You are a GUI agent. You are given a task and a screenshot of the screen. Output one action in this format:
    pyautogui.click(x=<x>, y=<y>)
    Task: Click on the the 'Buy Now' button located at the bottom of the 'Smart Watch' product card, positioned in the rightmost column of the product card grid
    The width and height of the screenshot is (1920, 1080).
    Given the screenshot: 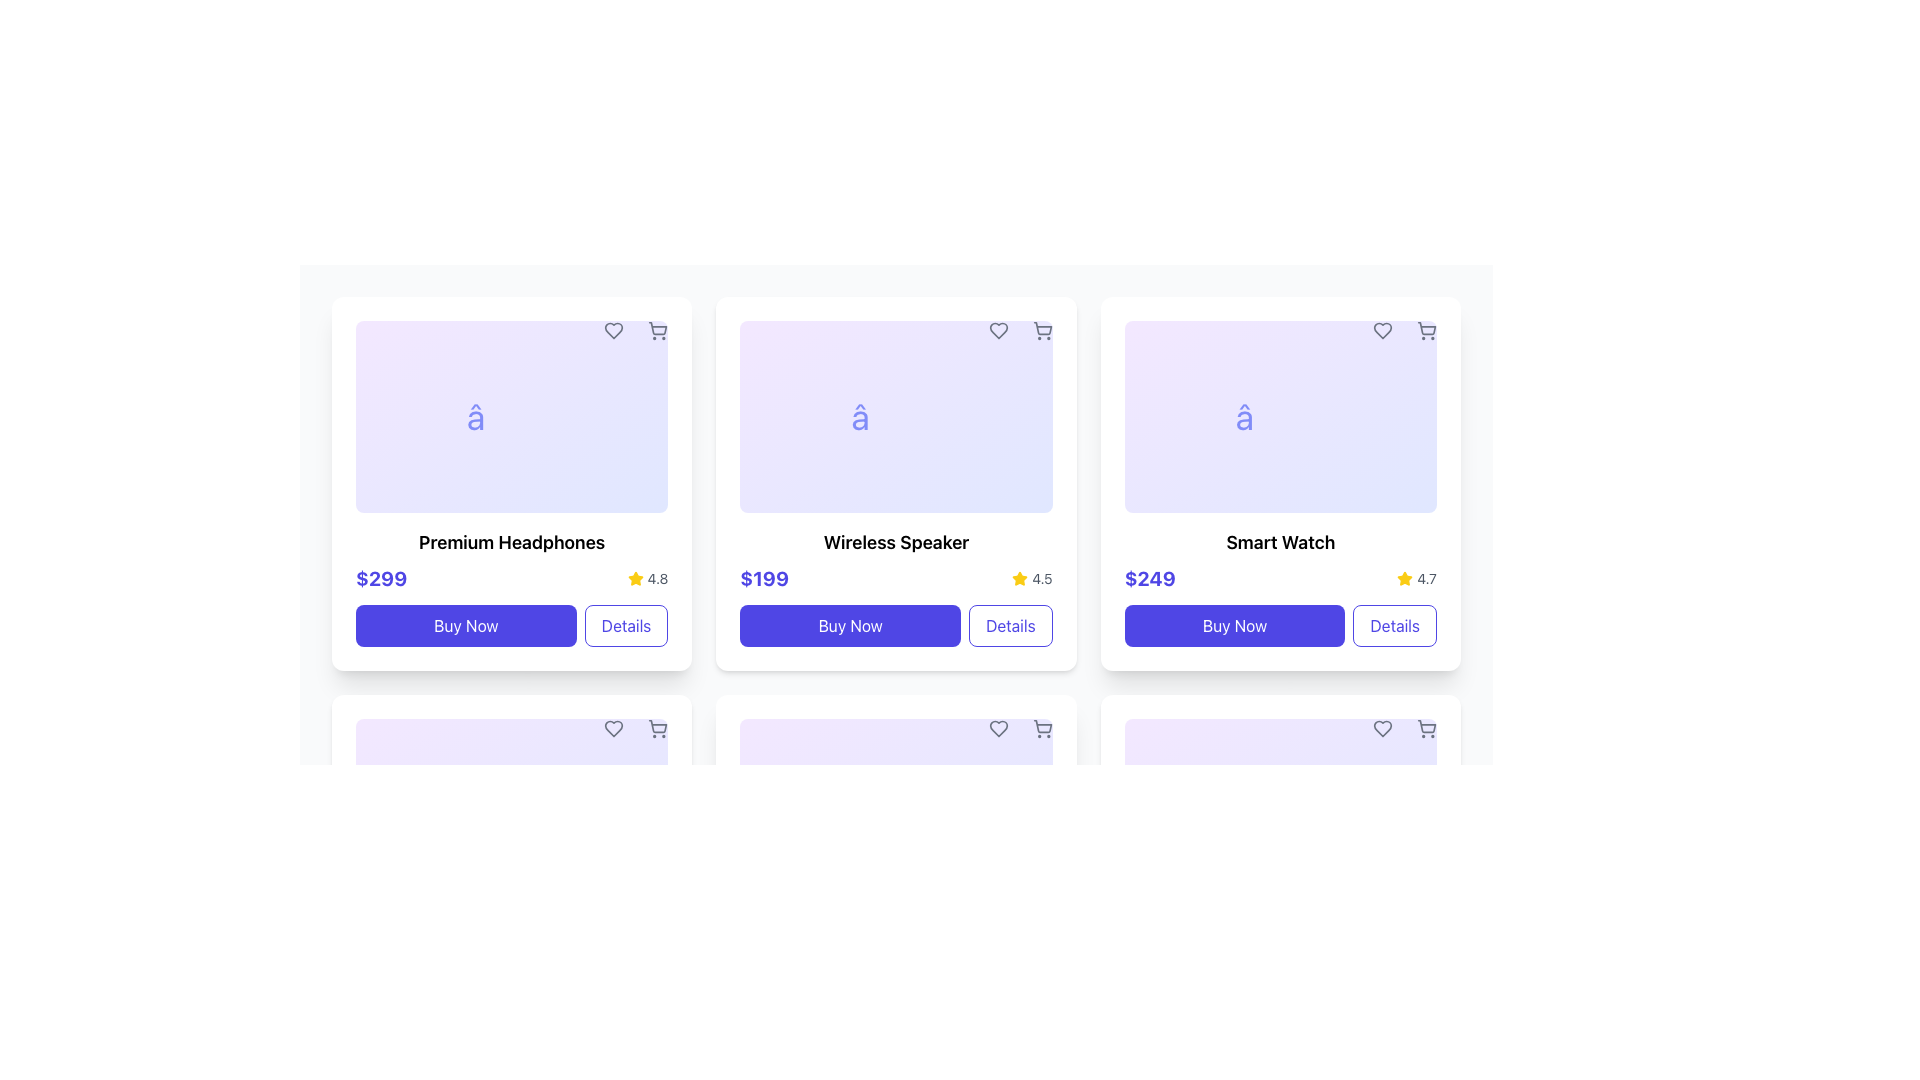 What is the action you would take?
    pyautogui.click(x=1280, y=624)
    